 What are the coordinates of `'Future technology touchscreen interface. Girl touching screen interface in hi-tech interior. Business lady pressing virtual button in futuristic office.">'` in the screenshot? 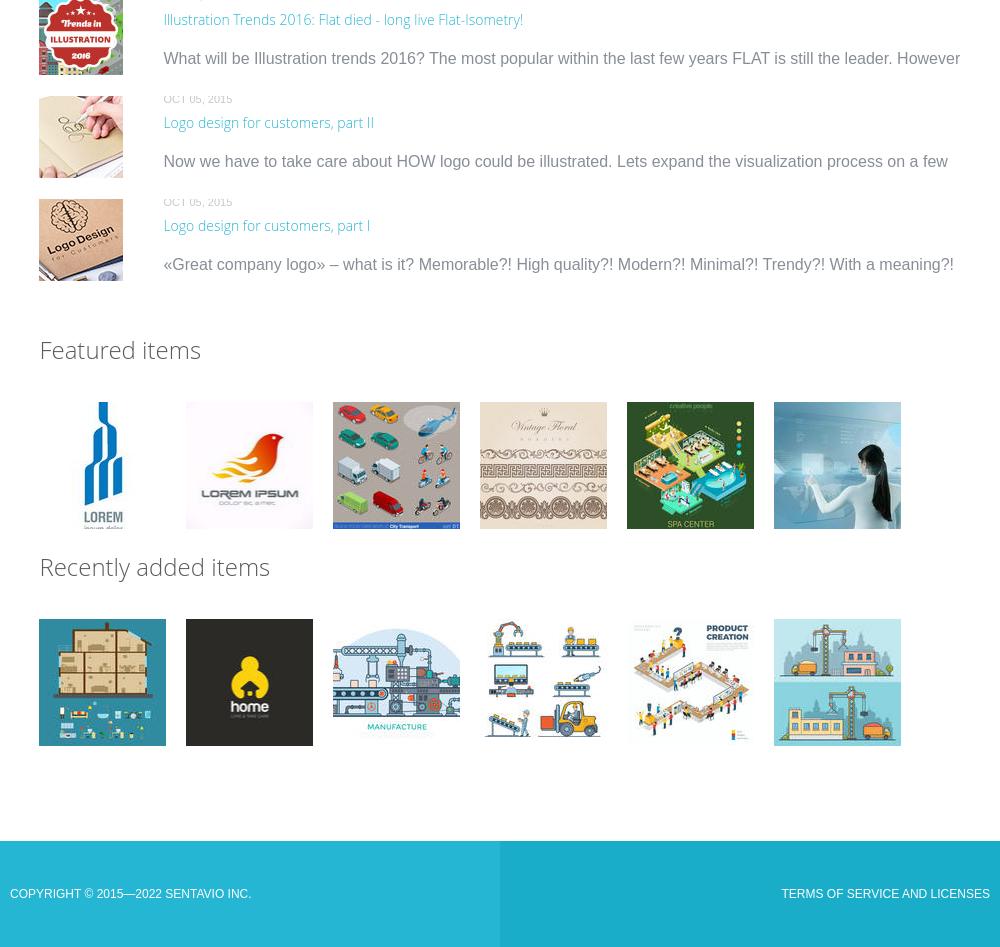 It's located at (835, 498).